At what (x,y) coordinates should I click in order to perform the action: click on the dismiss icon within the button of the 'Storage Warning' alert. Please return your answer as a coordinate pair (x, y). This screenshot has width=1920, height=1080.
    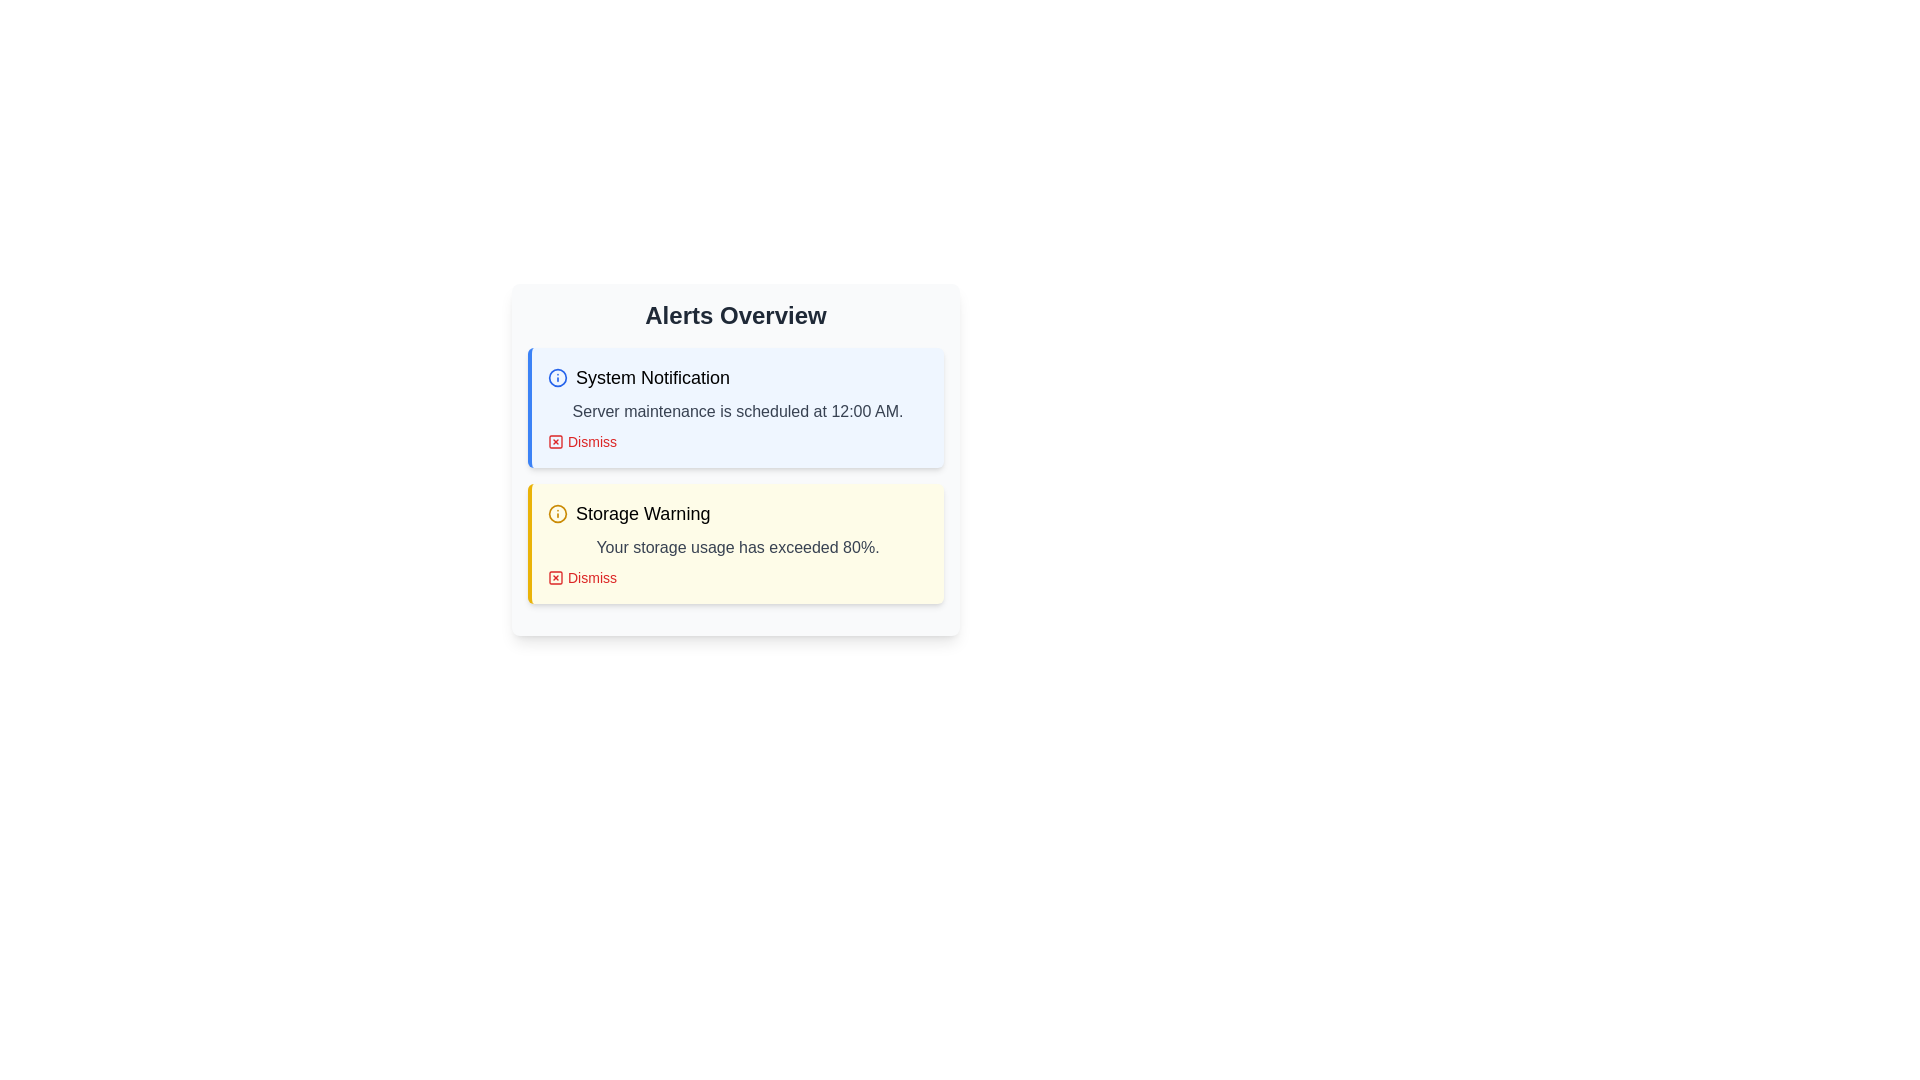
    Looking at the image, I should click on (556, 578).